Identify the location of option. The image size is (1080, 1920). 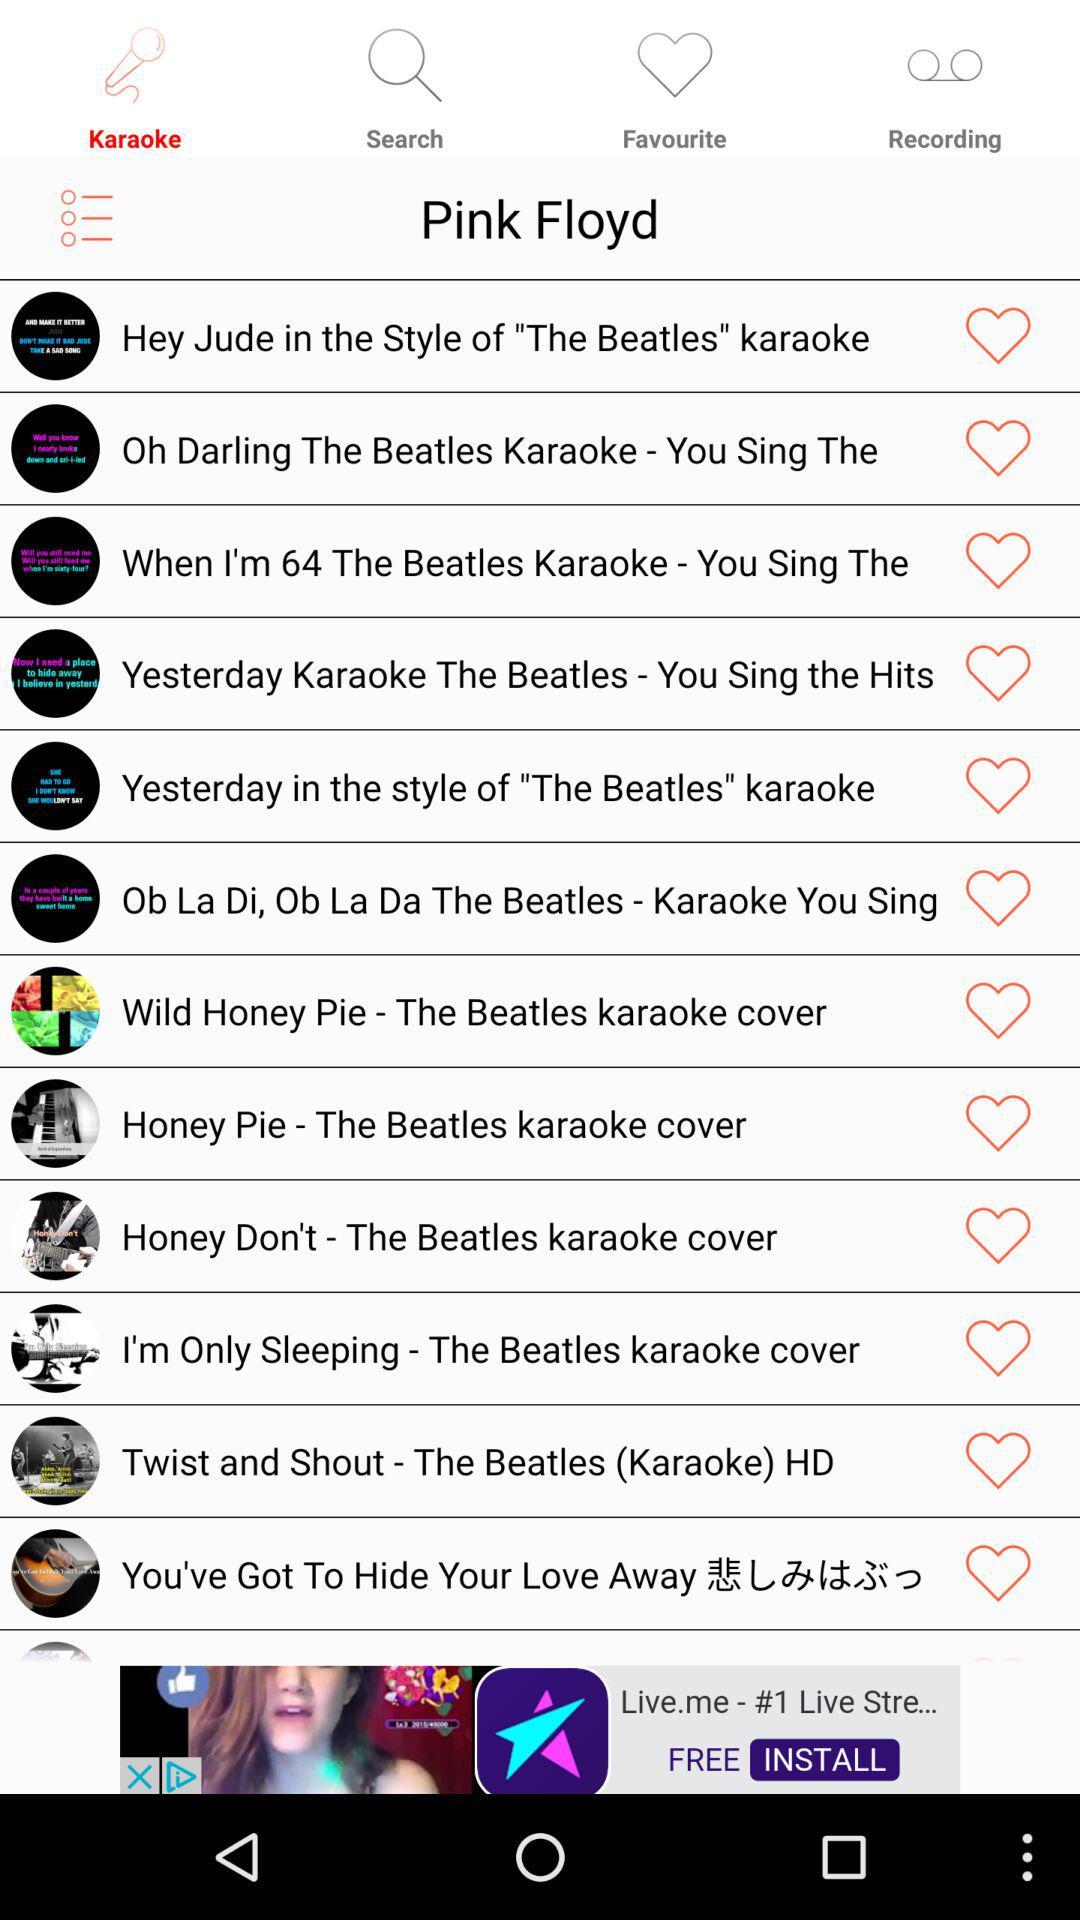
(998, 897).